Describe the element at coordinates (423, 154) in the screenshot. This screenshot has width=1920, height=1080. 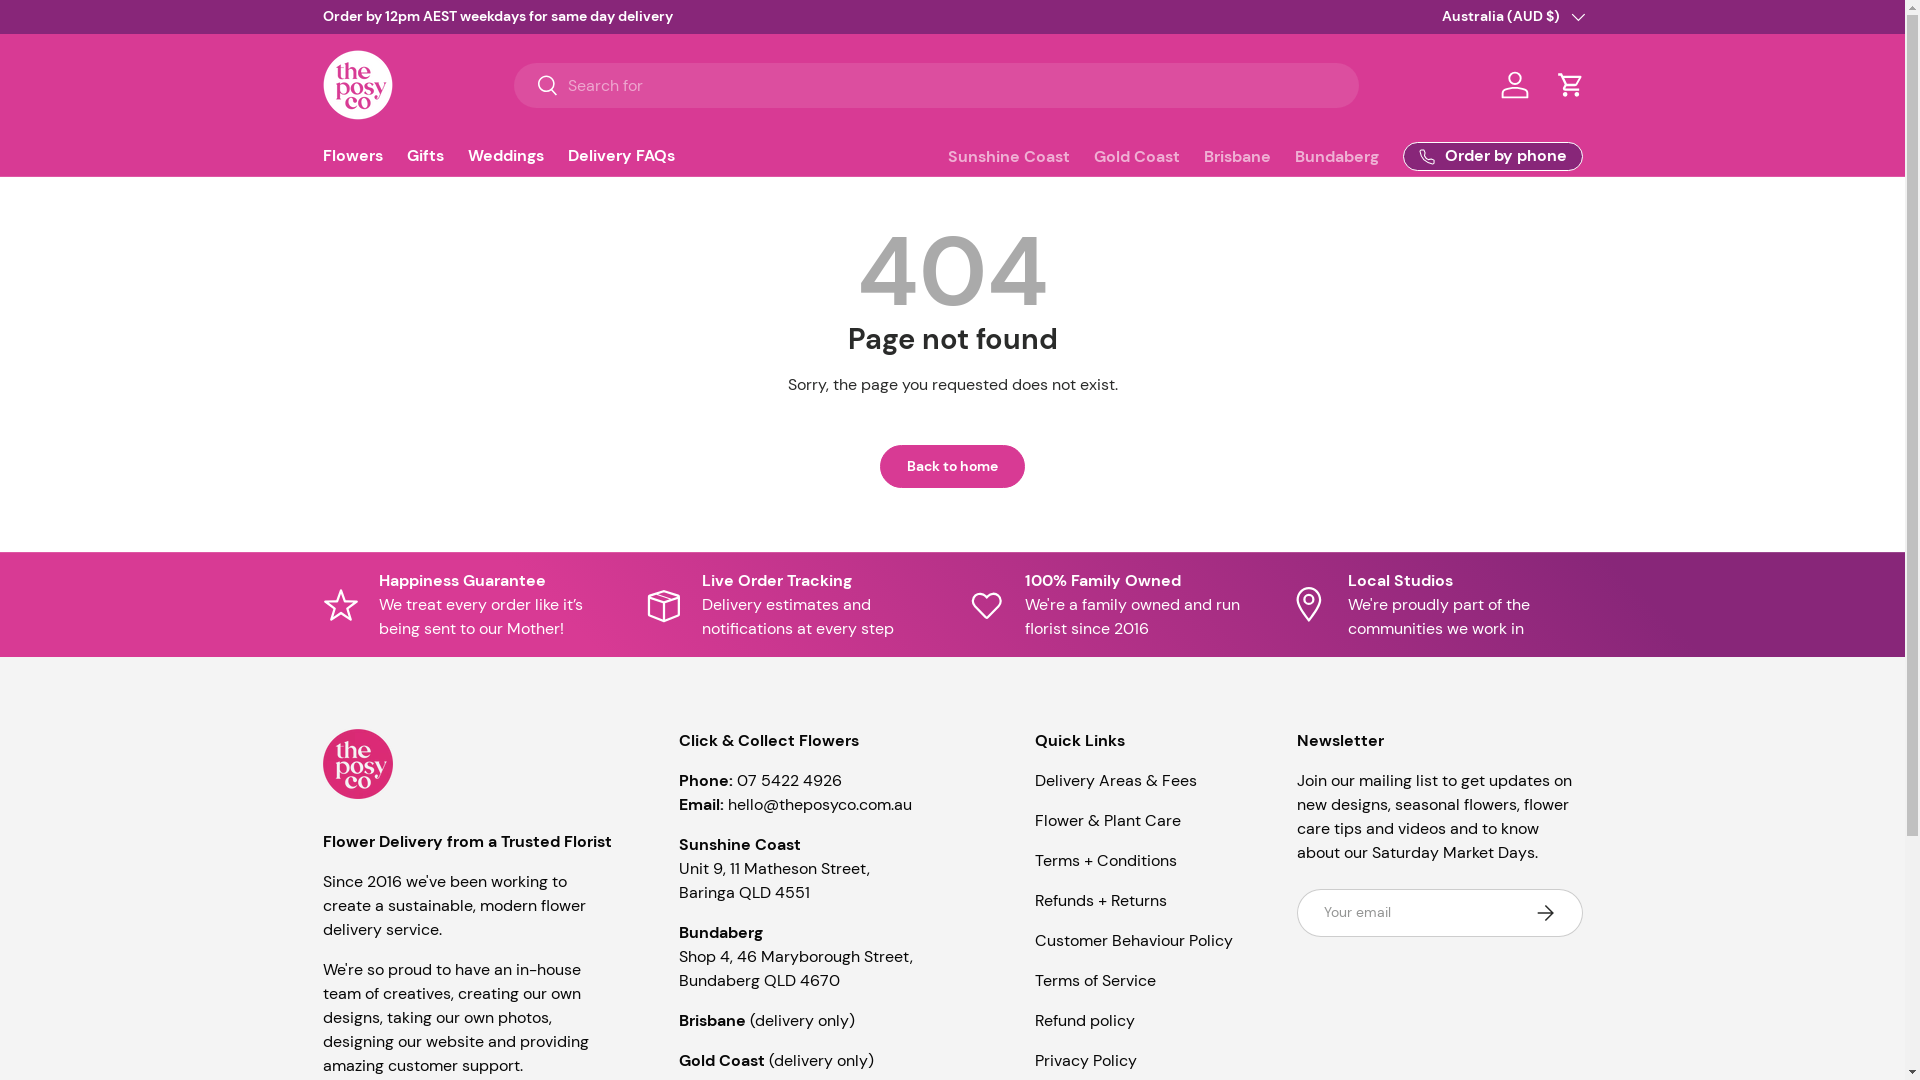
I see `'Gifts'` at that location.